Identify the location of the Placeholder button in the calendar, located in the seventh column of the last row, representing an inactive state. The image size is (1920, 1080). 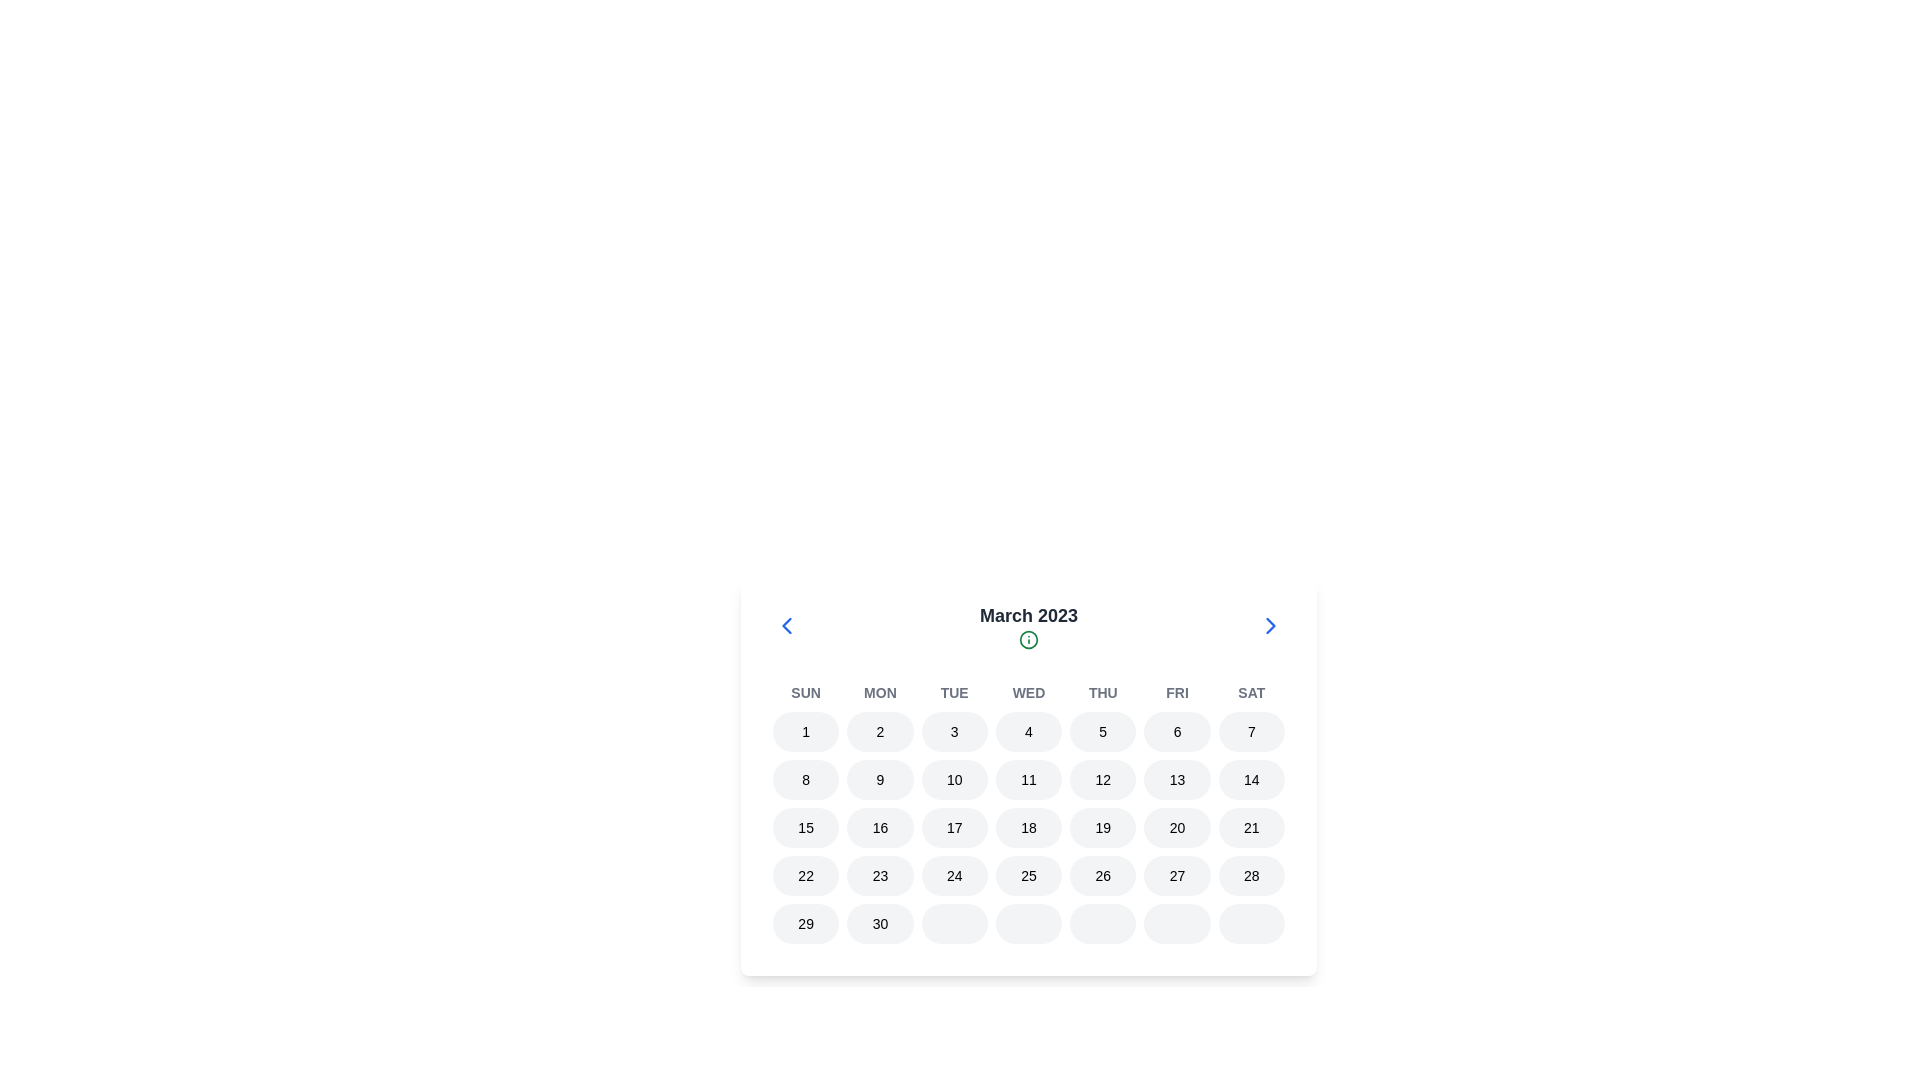
(1250, 924).